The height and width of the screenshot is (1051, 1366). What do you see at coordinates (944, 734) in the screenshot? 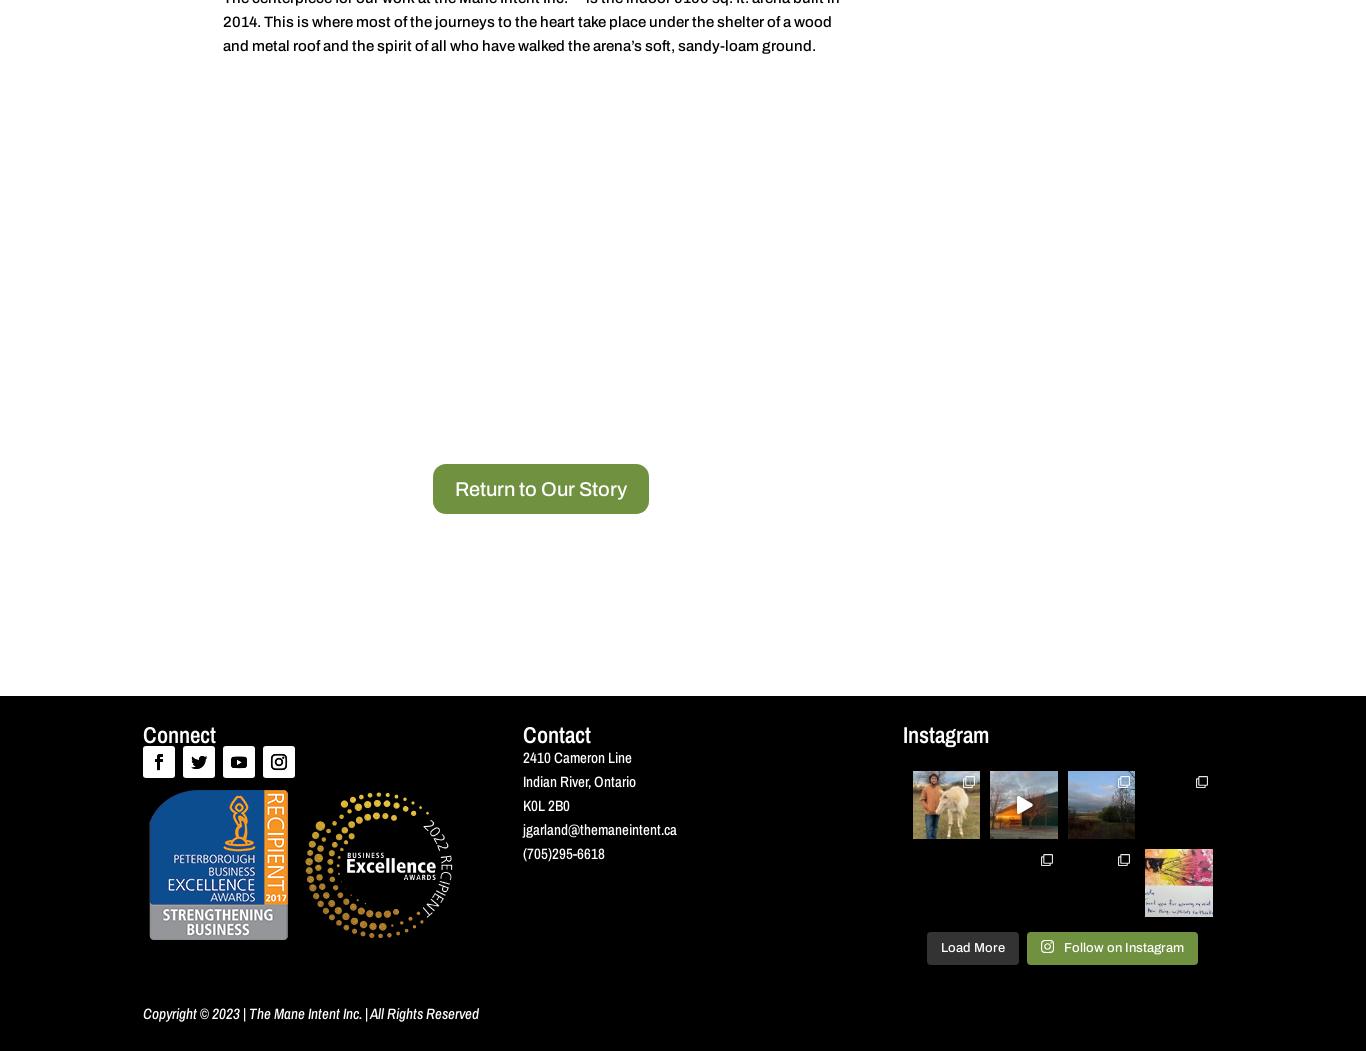
I see `'Instagram'` at bounding box center [944, 734].